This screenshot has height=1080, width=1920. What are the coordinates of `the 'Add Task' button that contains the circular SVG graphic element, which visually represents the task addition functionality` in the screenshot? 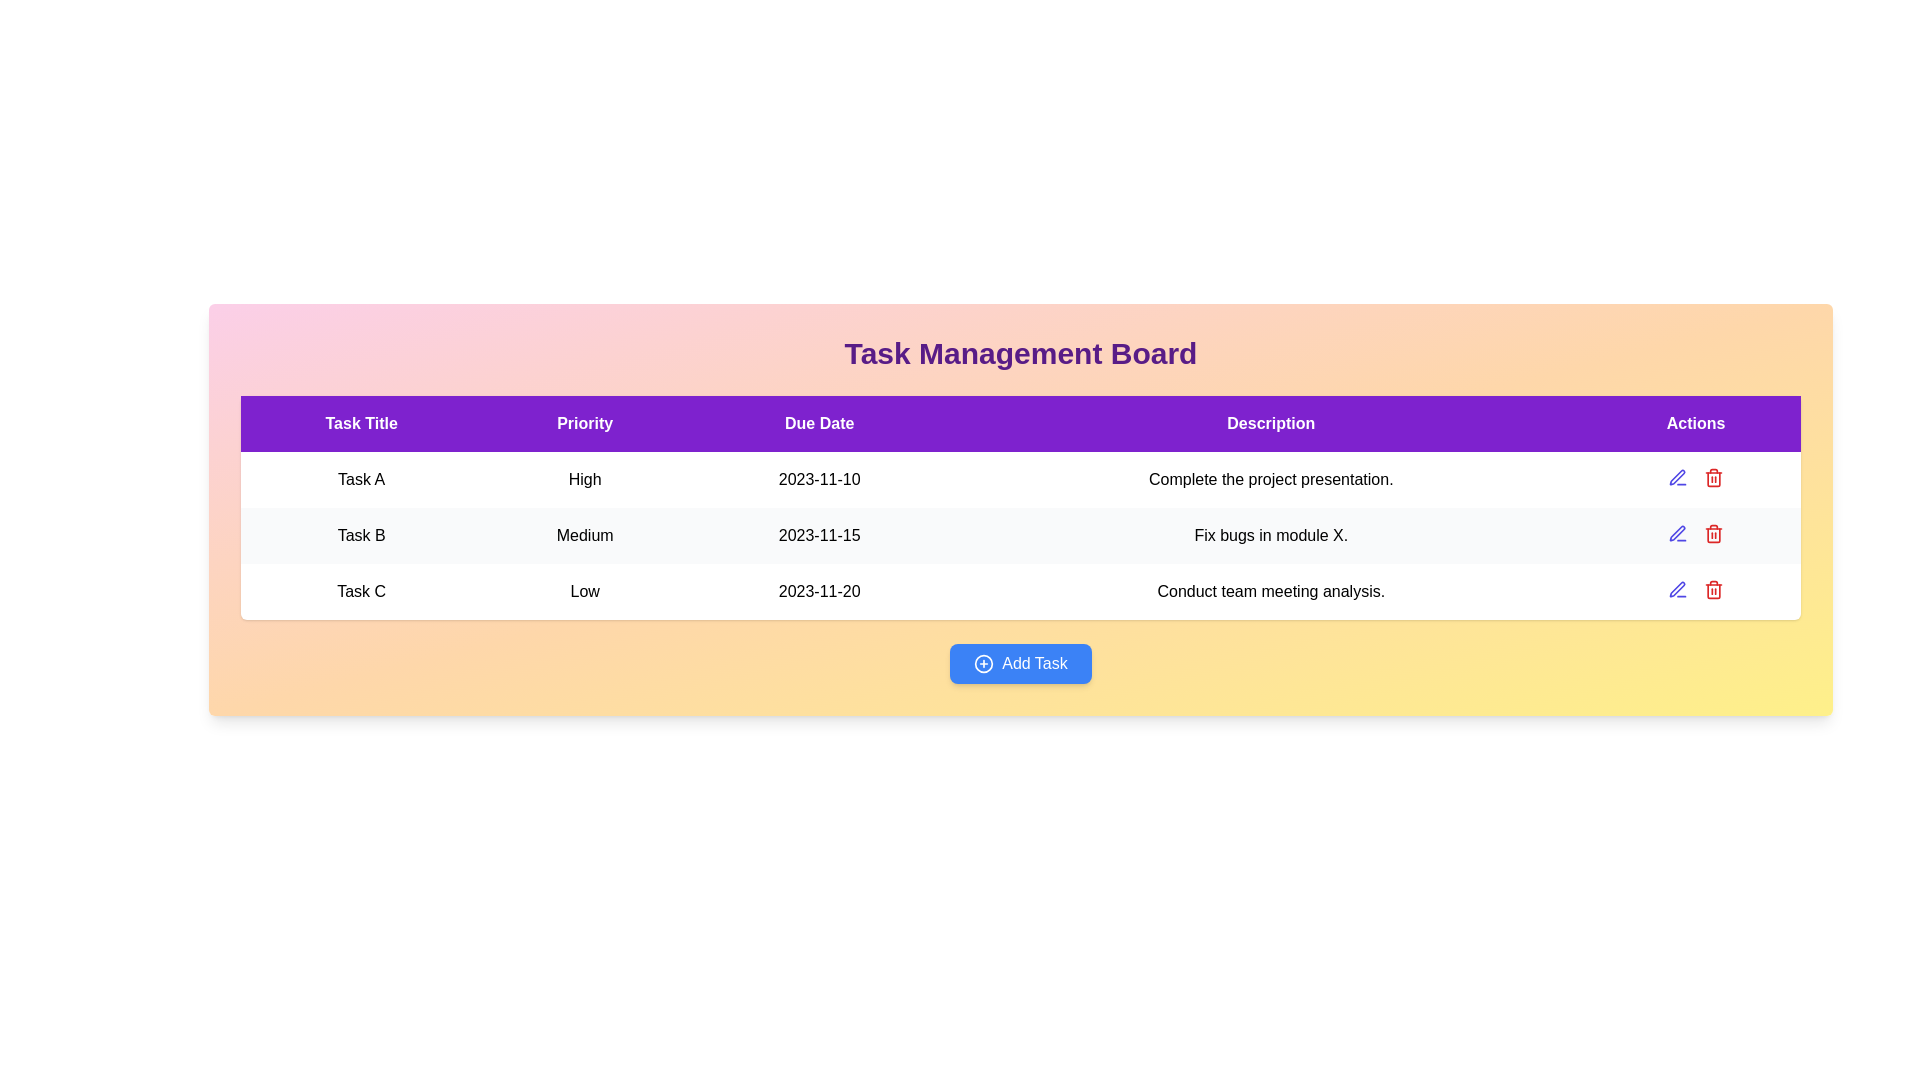 It's located at (983, 663).